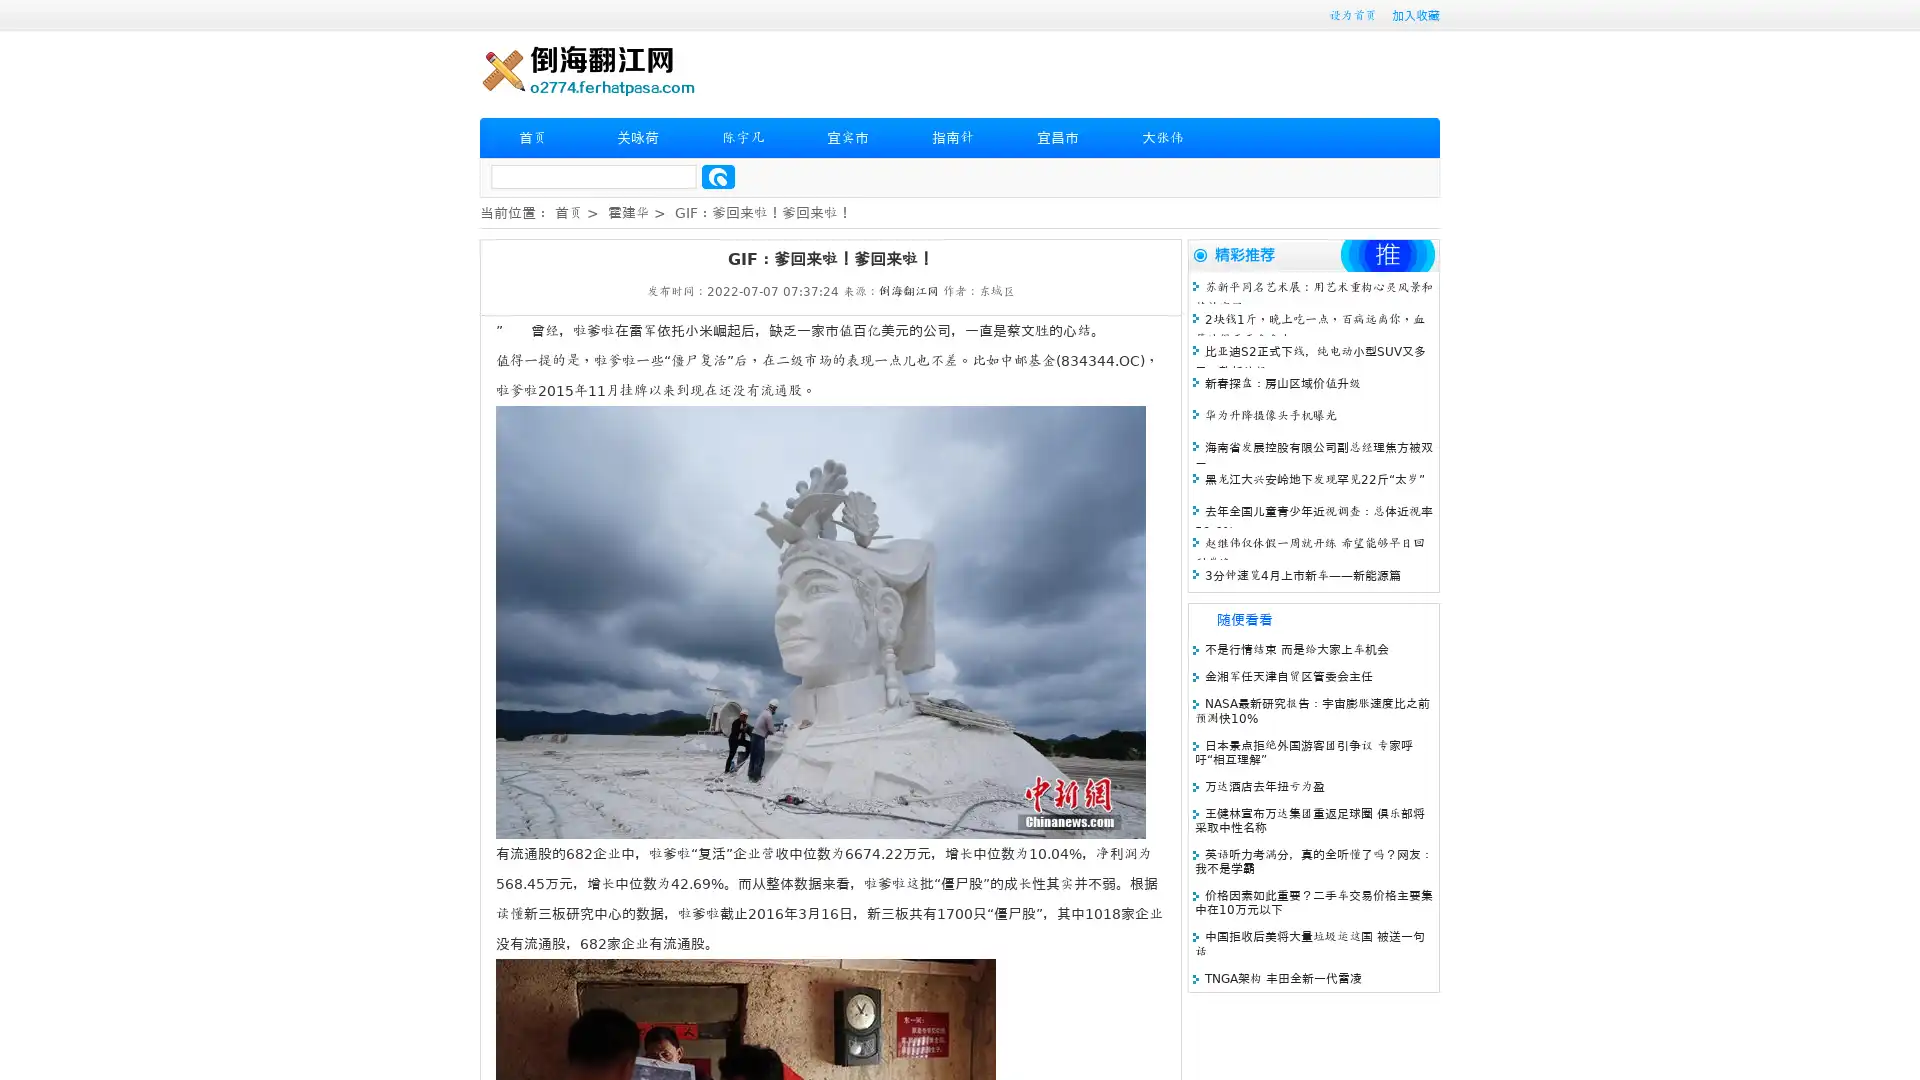 The image size is (1920, 1080). I want to click on Search, so click(718, 176).